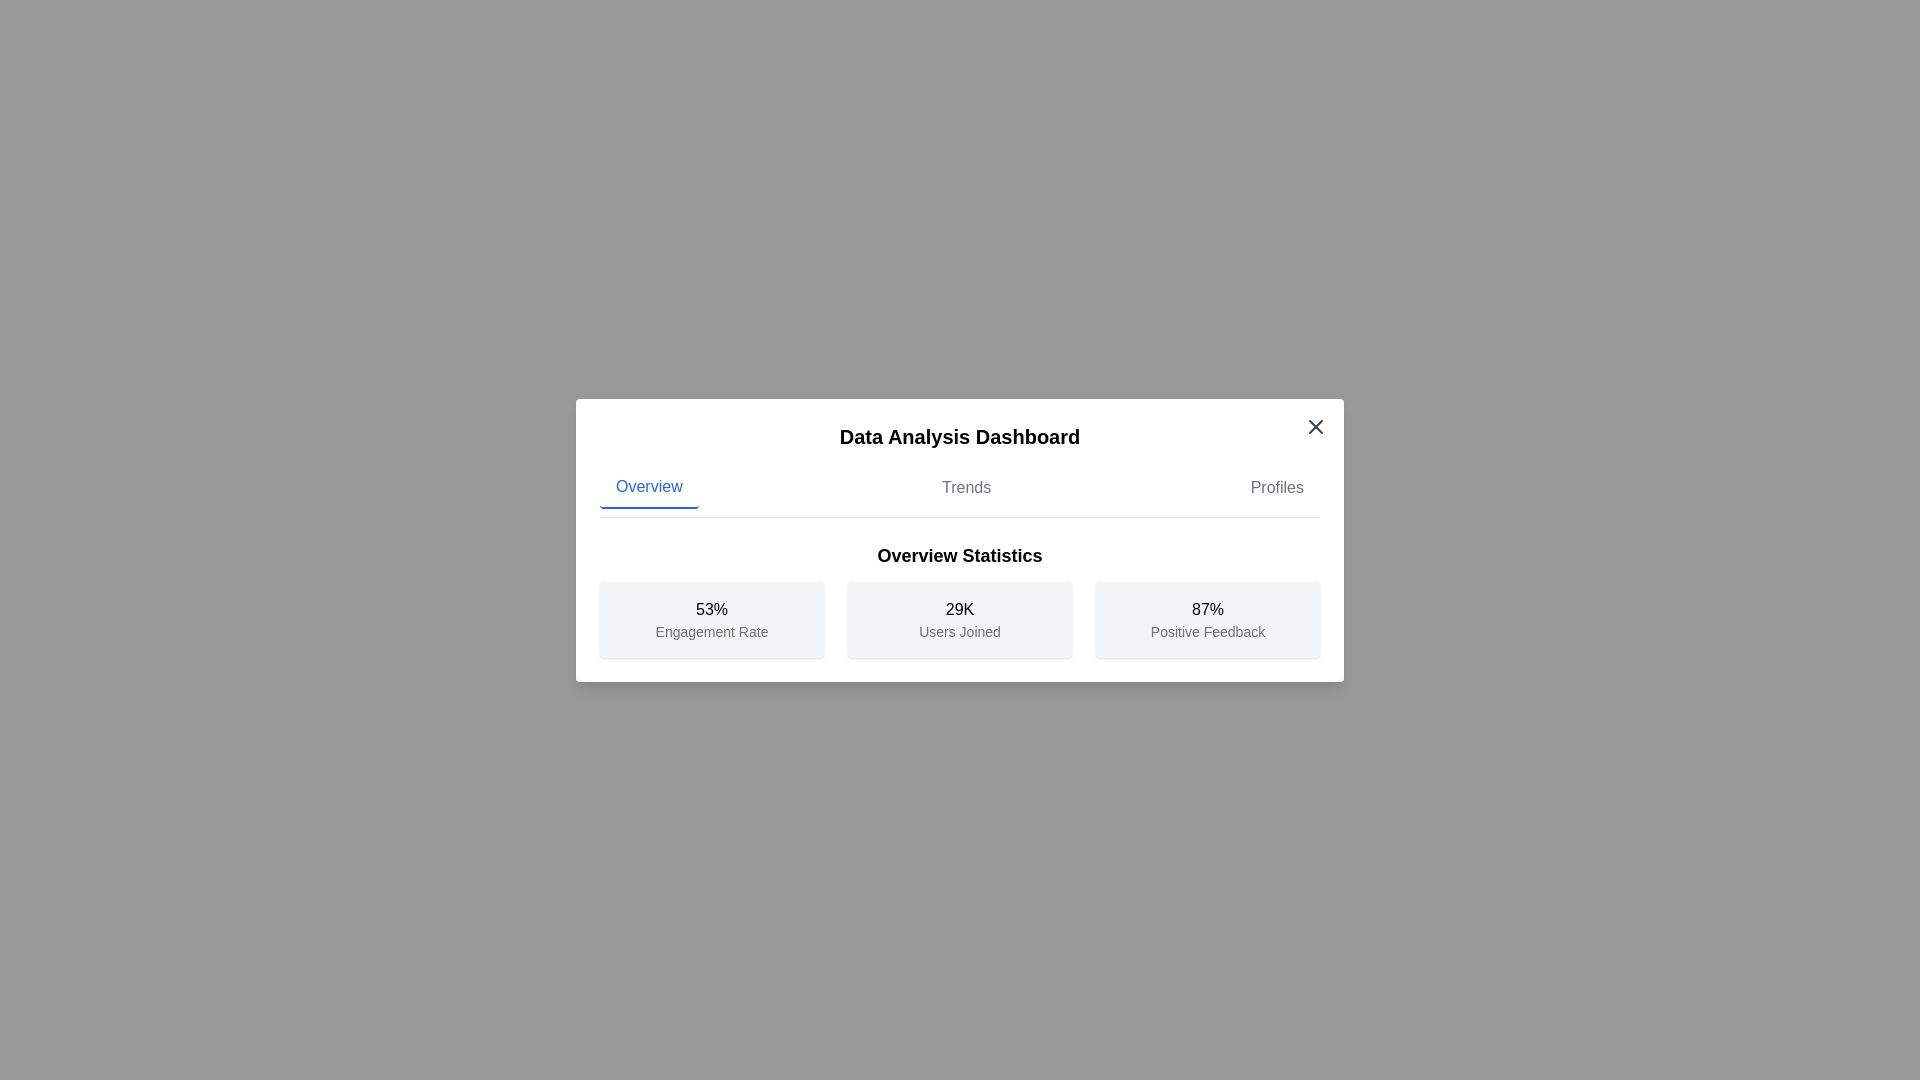  I want to click on the Header text element that reads 'Overview Statistics', which is styled in a bold, large font and located centrally above three data cards, so click(960, 555).